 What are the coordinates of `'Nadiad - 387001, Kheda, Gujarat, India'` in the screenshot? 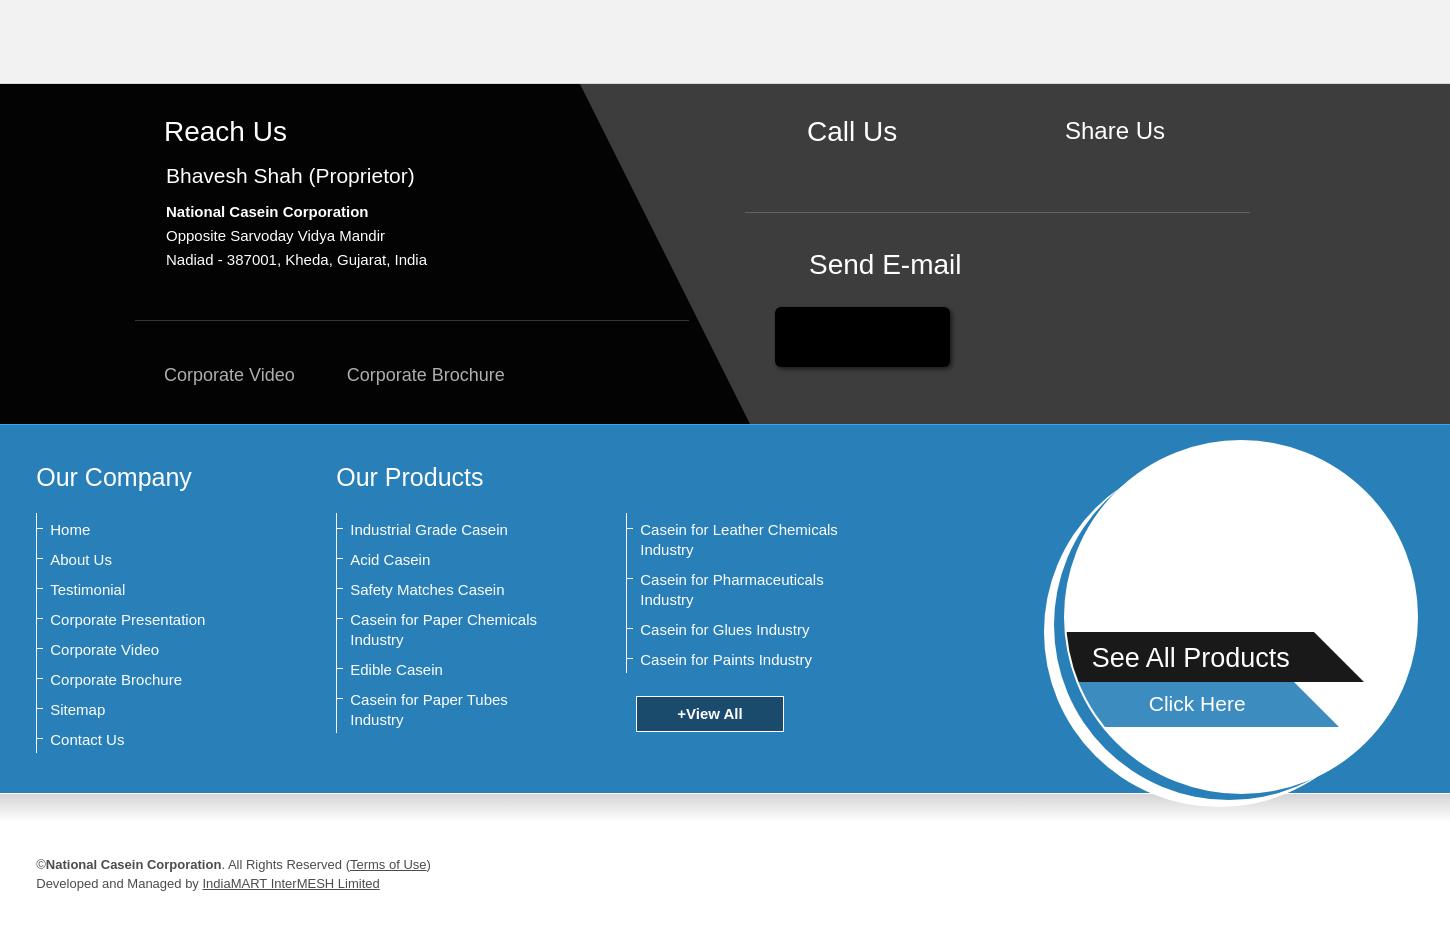 It's located at (296, 258).